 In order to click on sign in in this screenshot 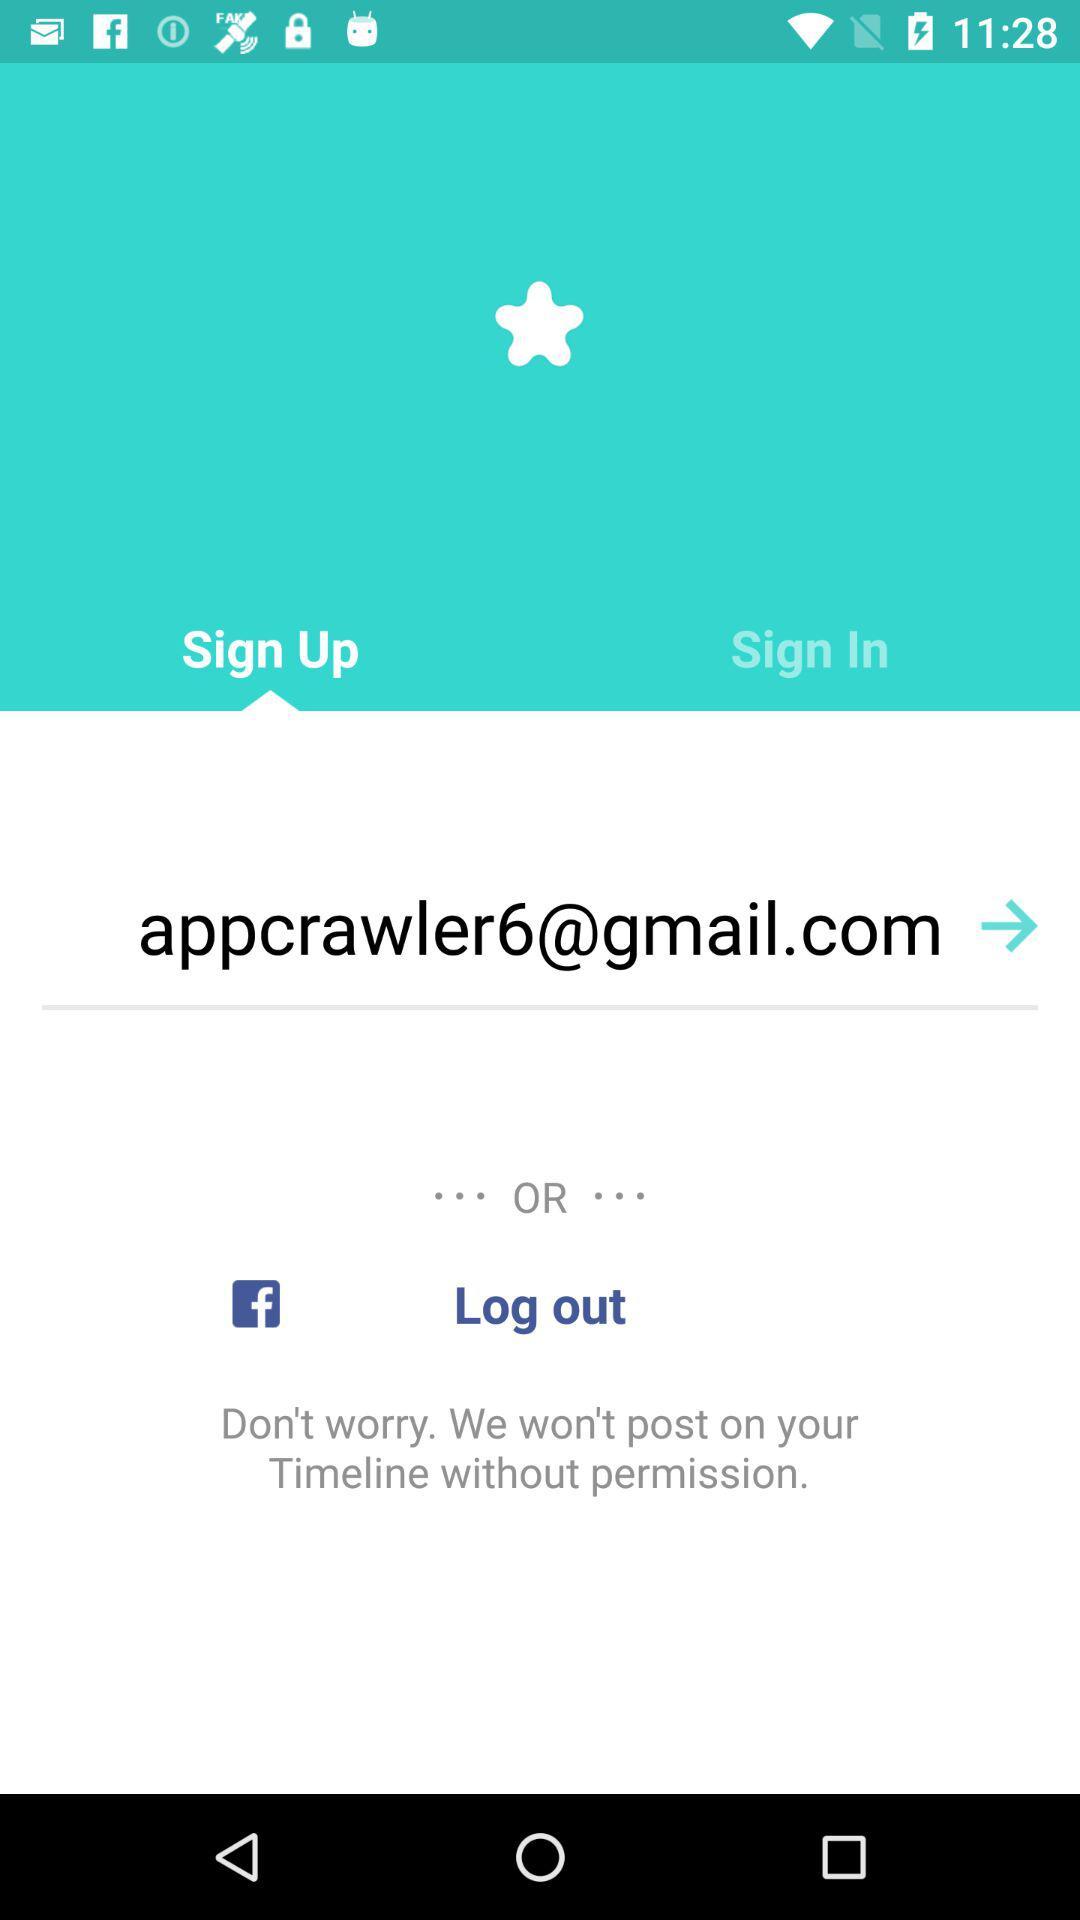, I will do `click(810, 648)`.